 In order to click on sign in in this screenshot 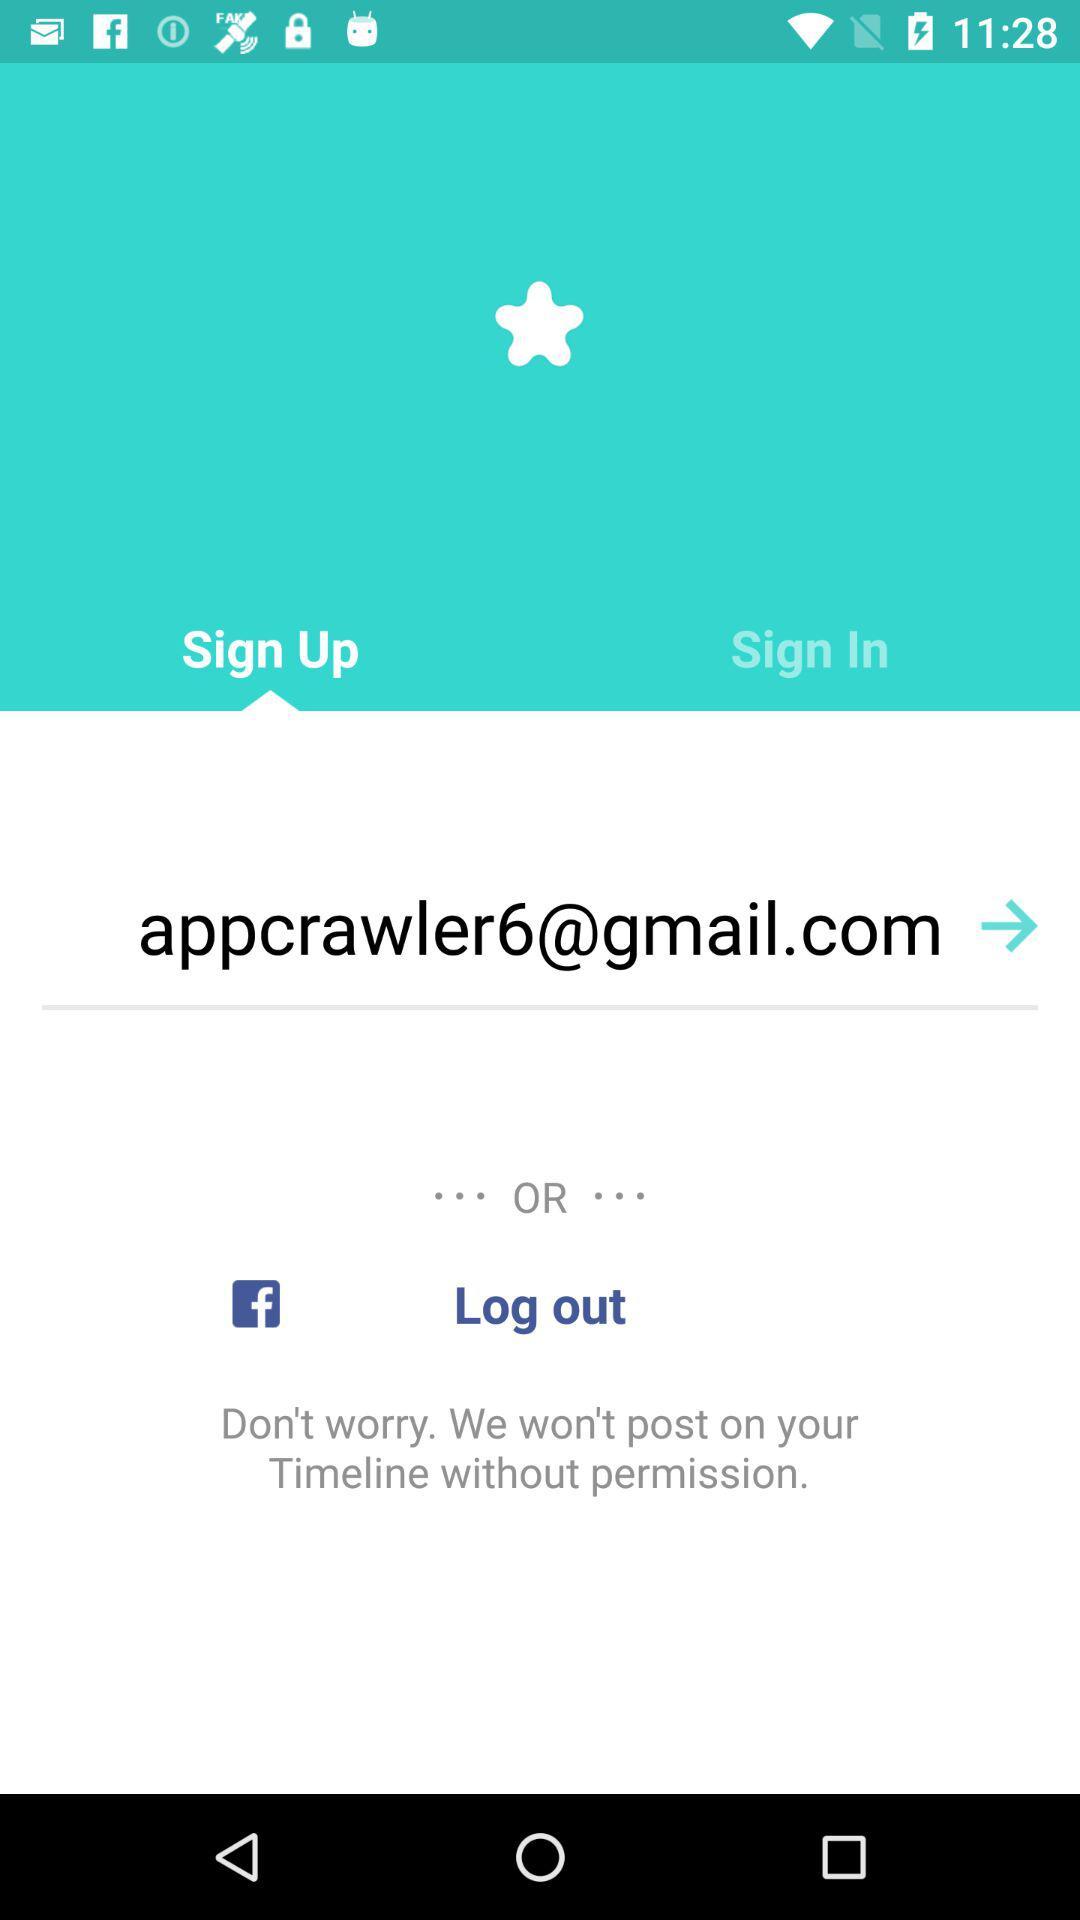, I will do `click(810, 648)`.